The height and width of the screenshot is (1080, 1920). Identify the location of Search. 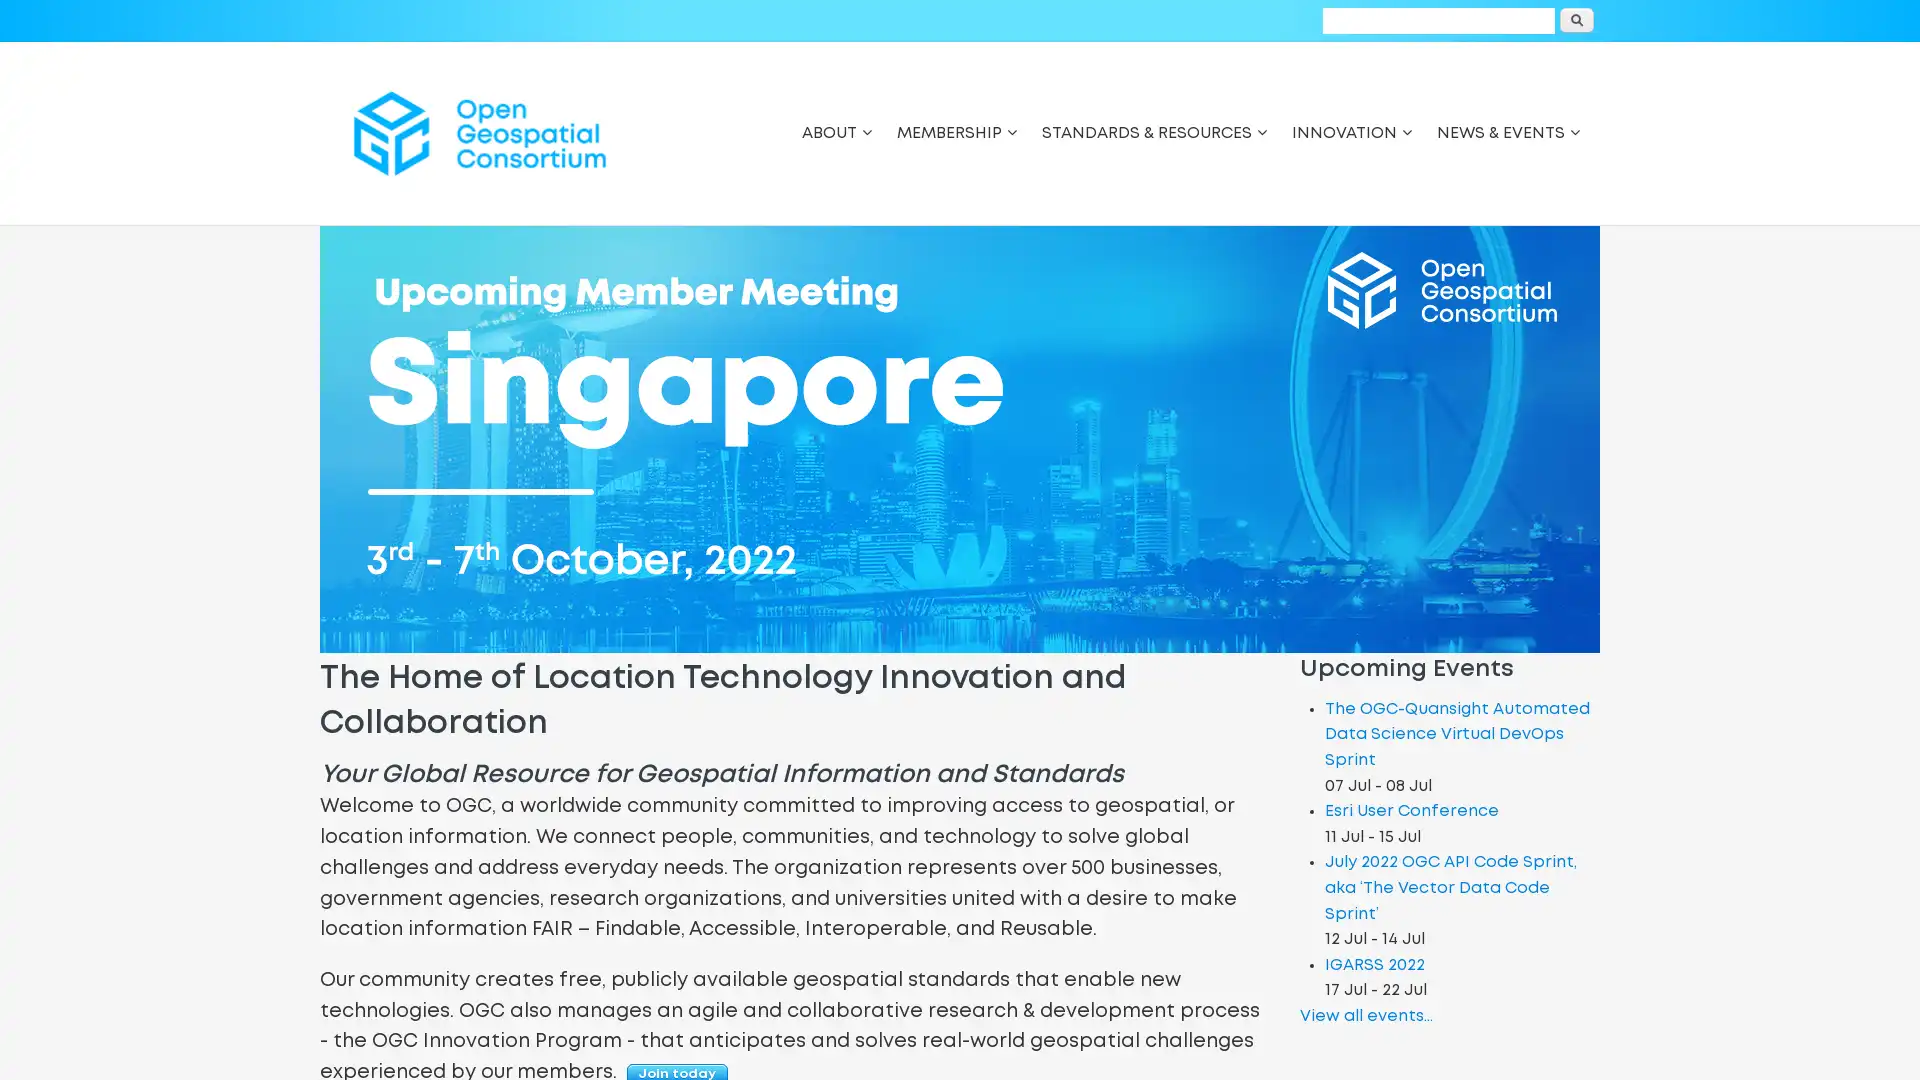
(1576, 20).